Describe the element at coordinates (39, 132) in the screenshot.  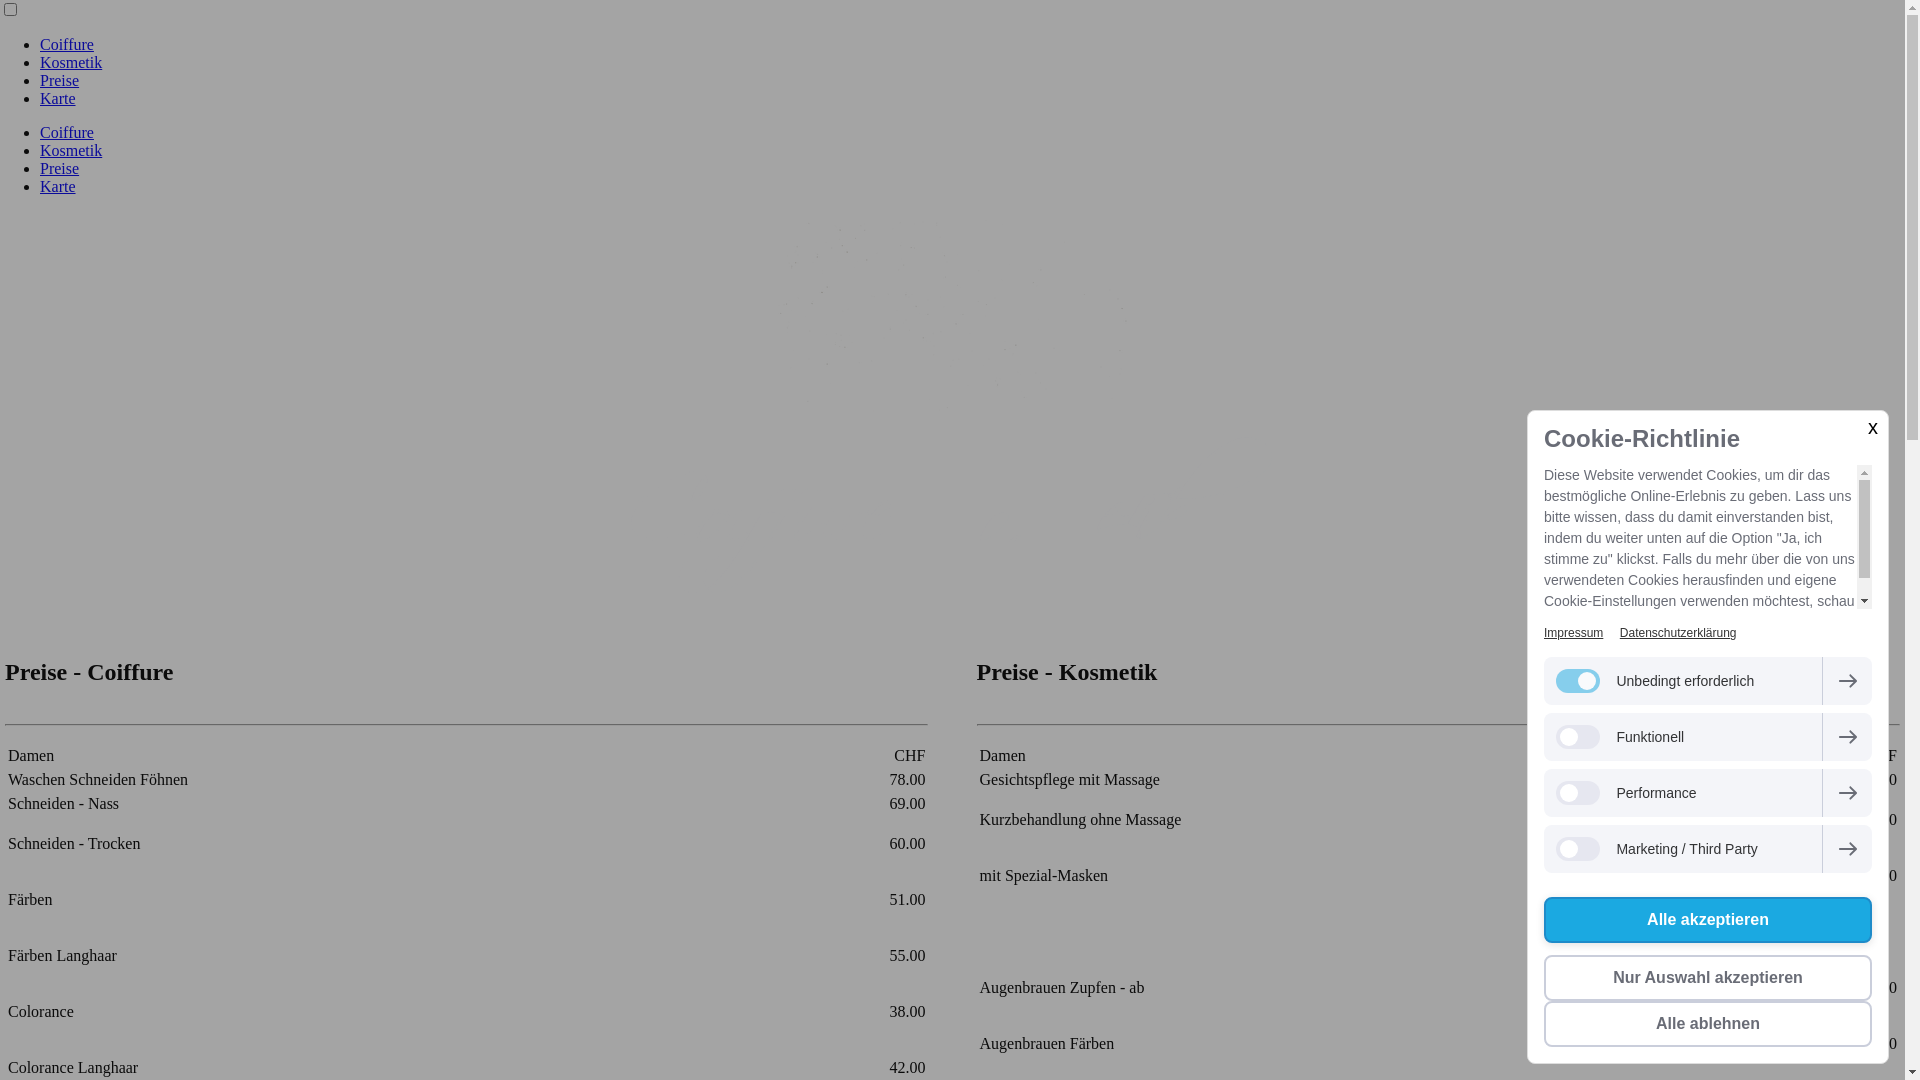
I see `'Coiffure'` at that location.